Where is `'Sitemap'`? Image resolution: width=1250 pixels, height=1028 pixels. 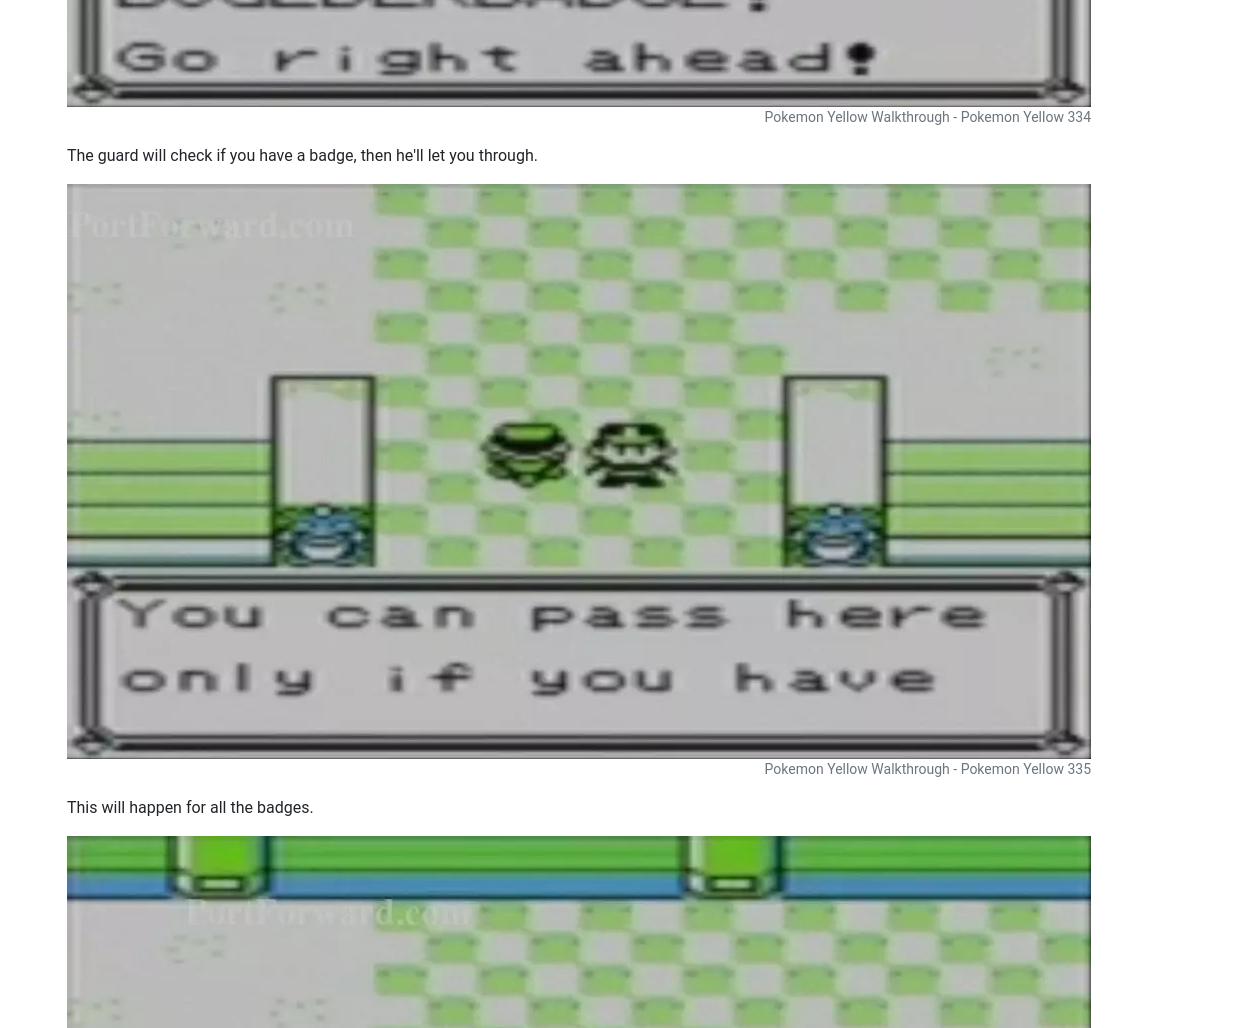 'Sitemap' is located at coordinates (570, 993).